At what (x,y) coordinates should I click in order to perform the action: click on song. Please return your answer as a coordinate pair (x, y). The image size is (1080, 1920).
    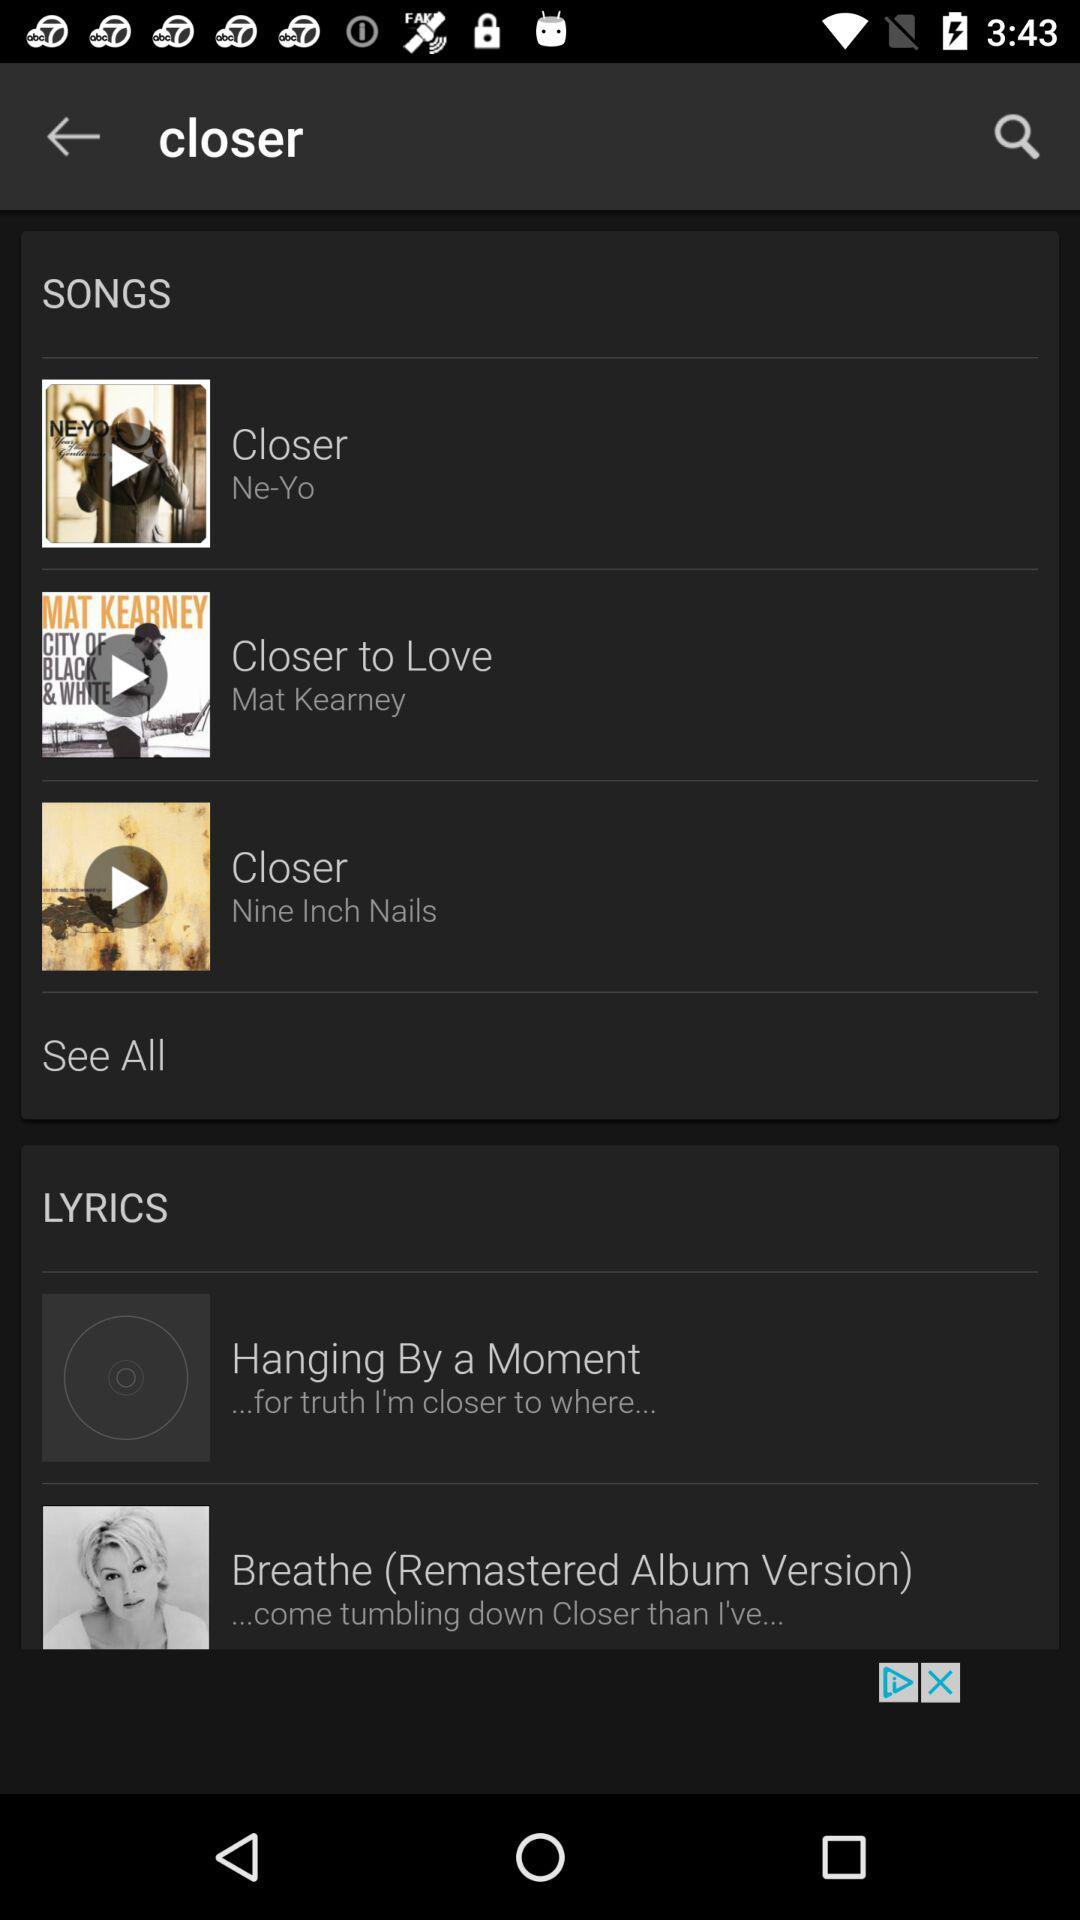
    Looking at the image, I should click on (126, 462).